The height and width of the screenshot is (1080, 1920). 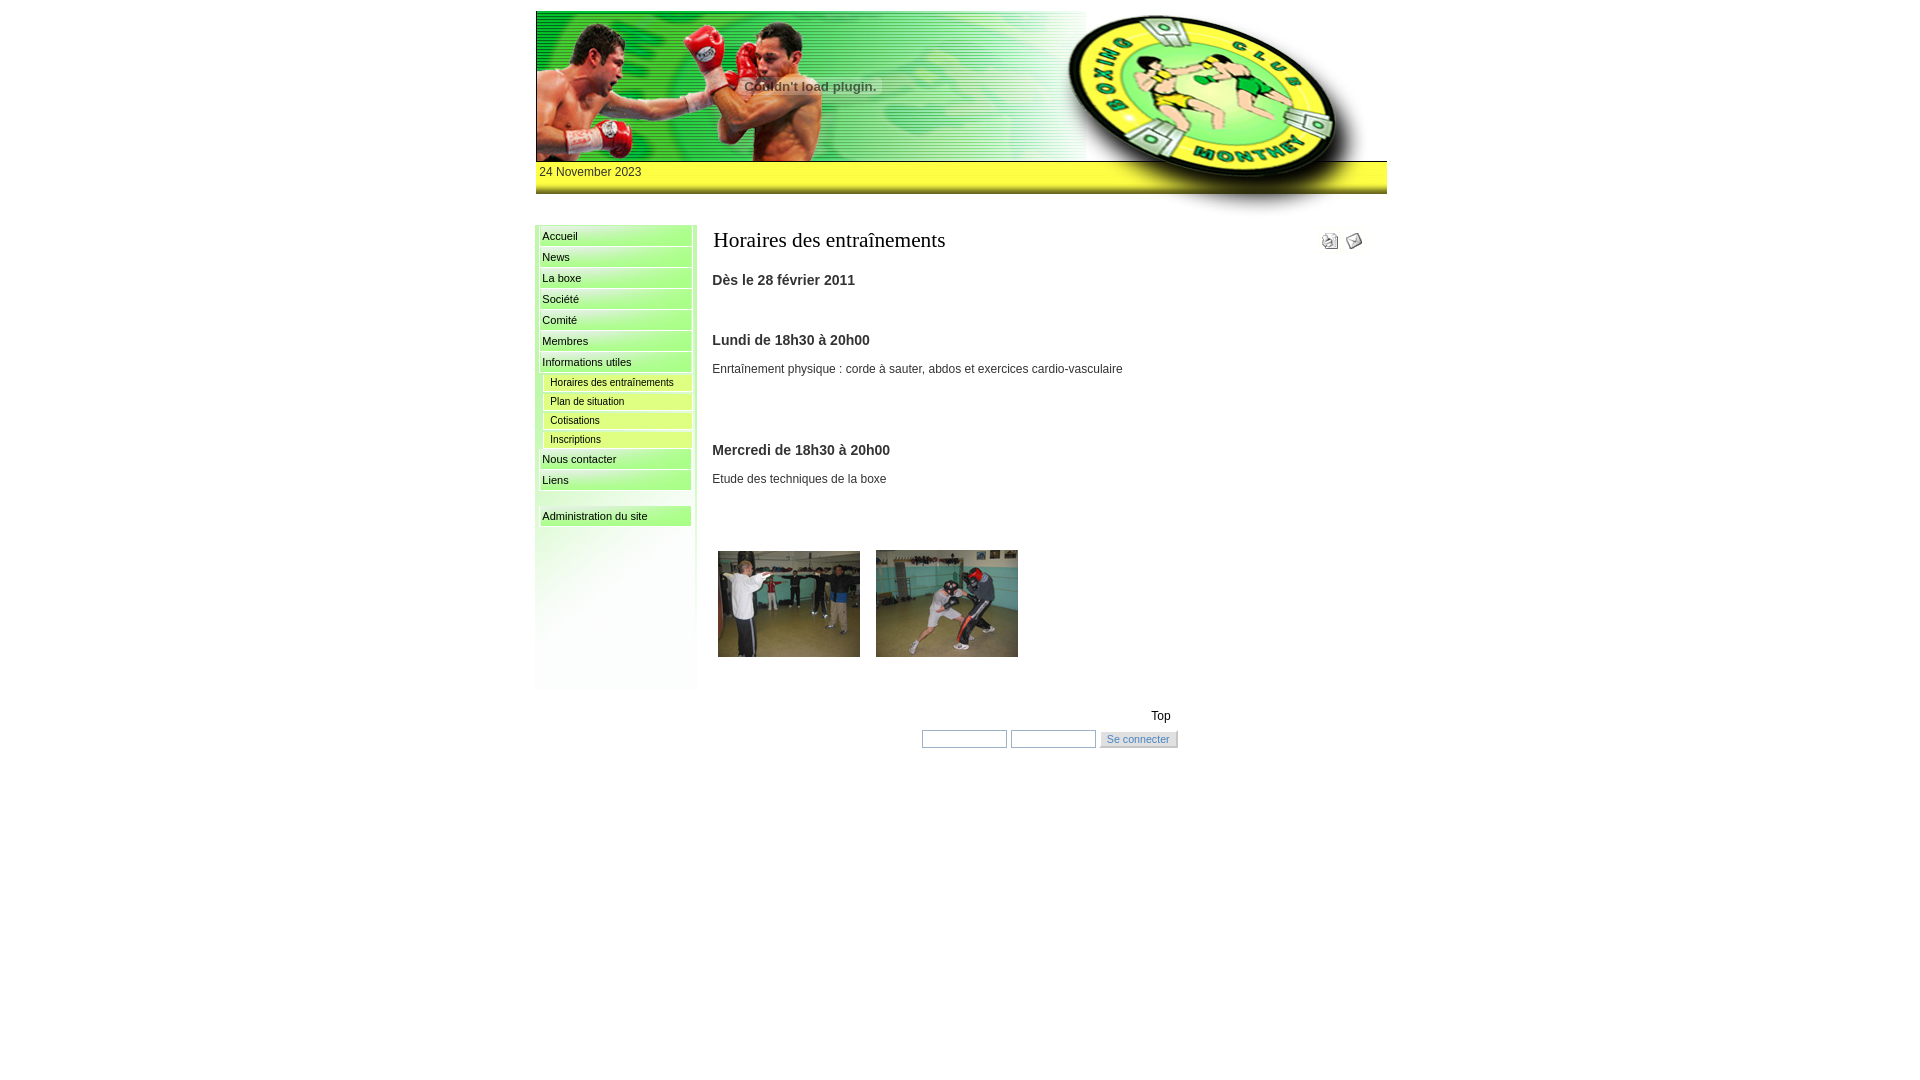 I want to click on 'Inscriptions', so click(x=617, y=439).